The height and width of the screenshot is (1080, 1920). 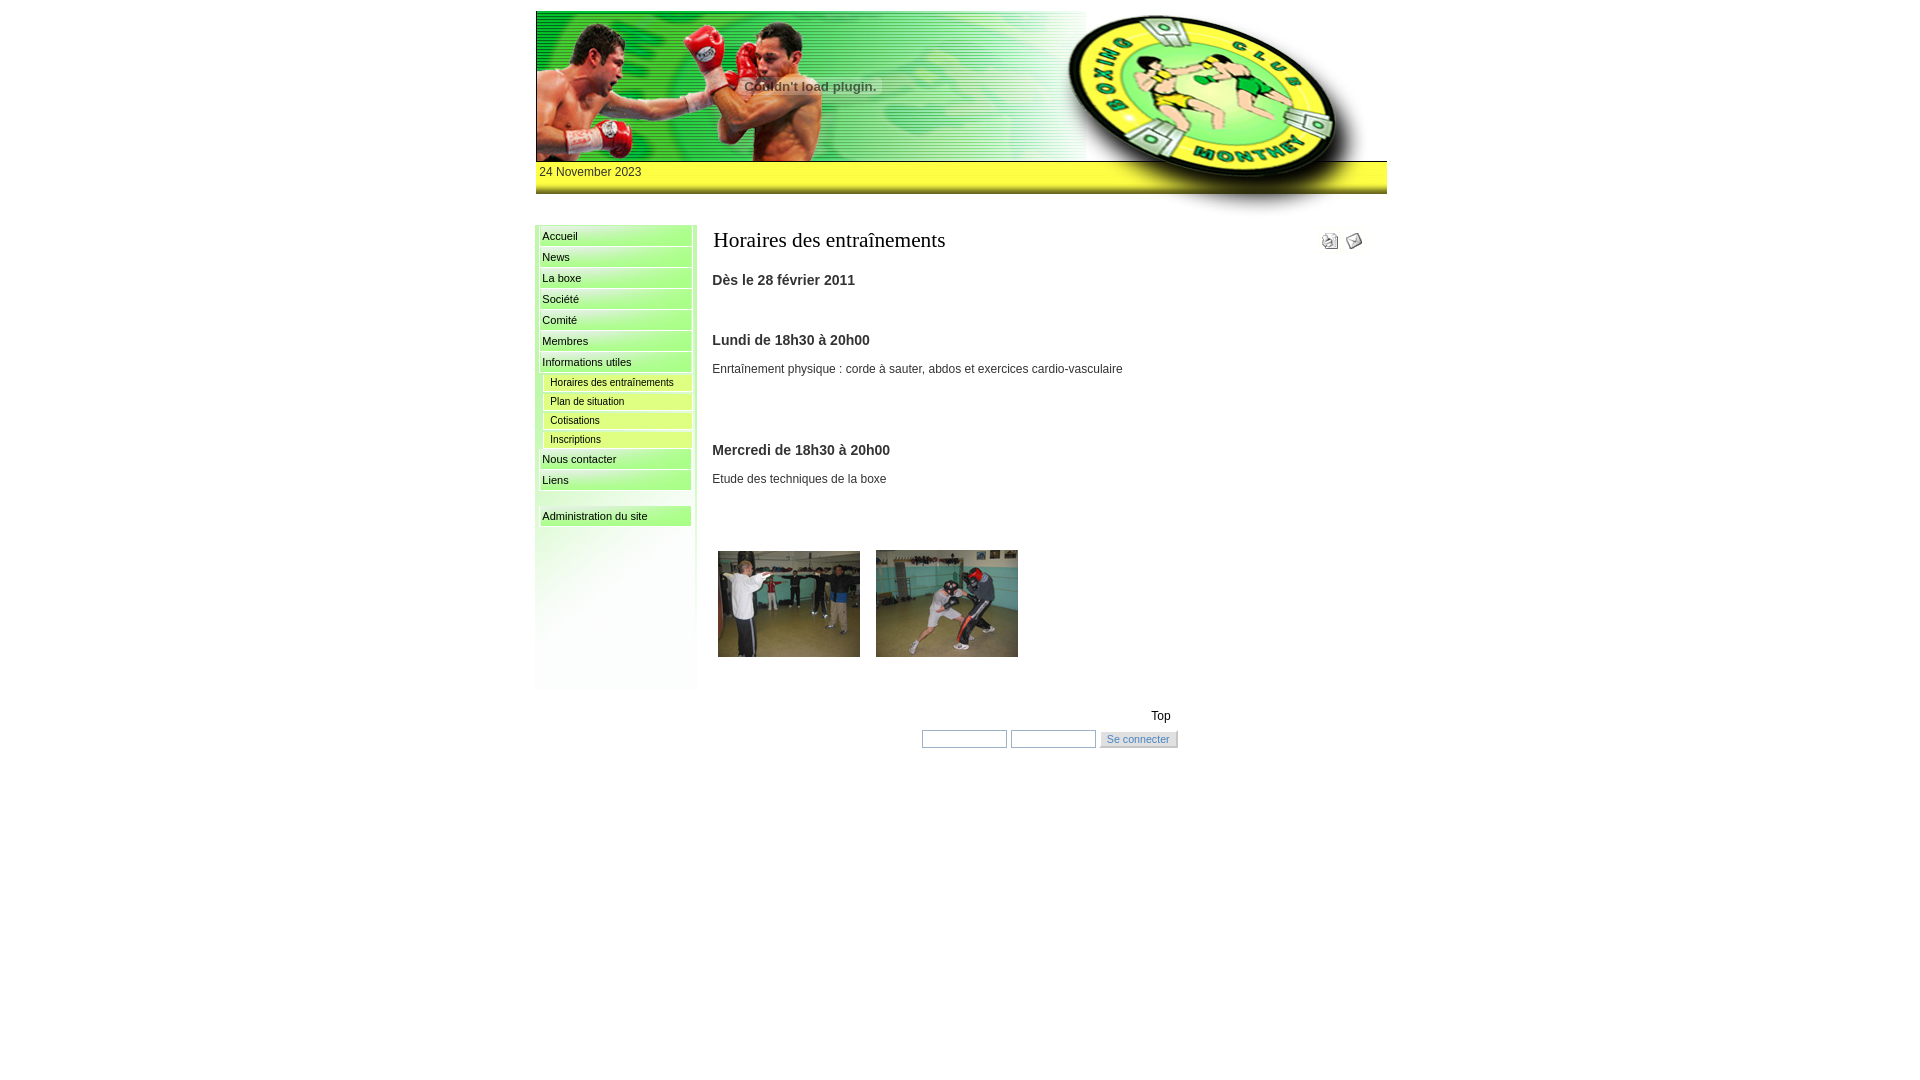 I want to click on 'Inscriptions', so click(x=617, y=439).